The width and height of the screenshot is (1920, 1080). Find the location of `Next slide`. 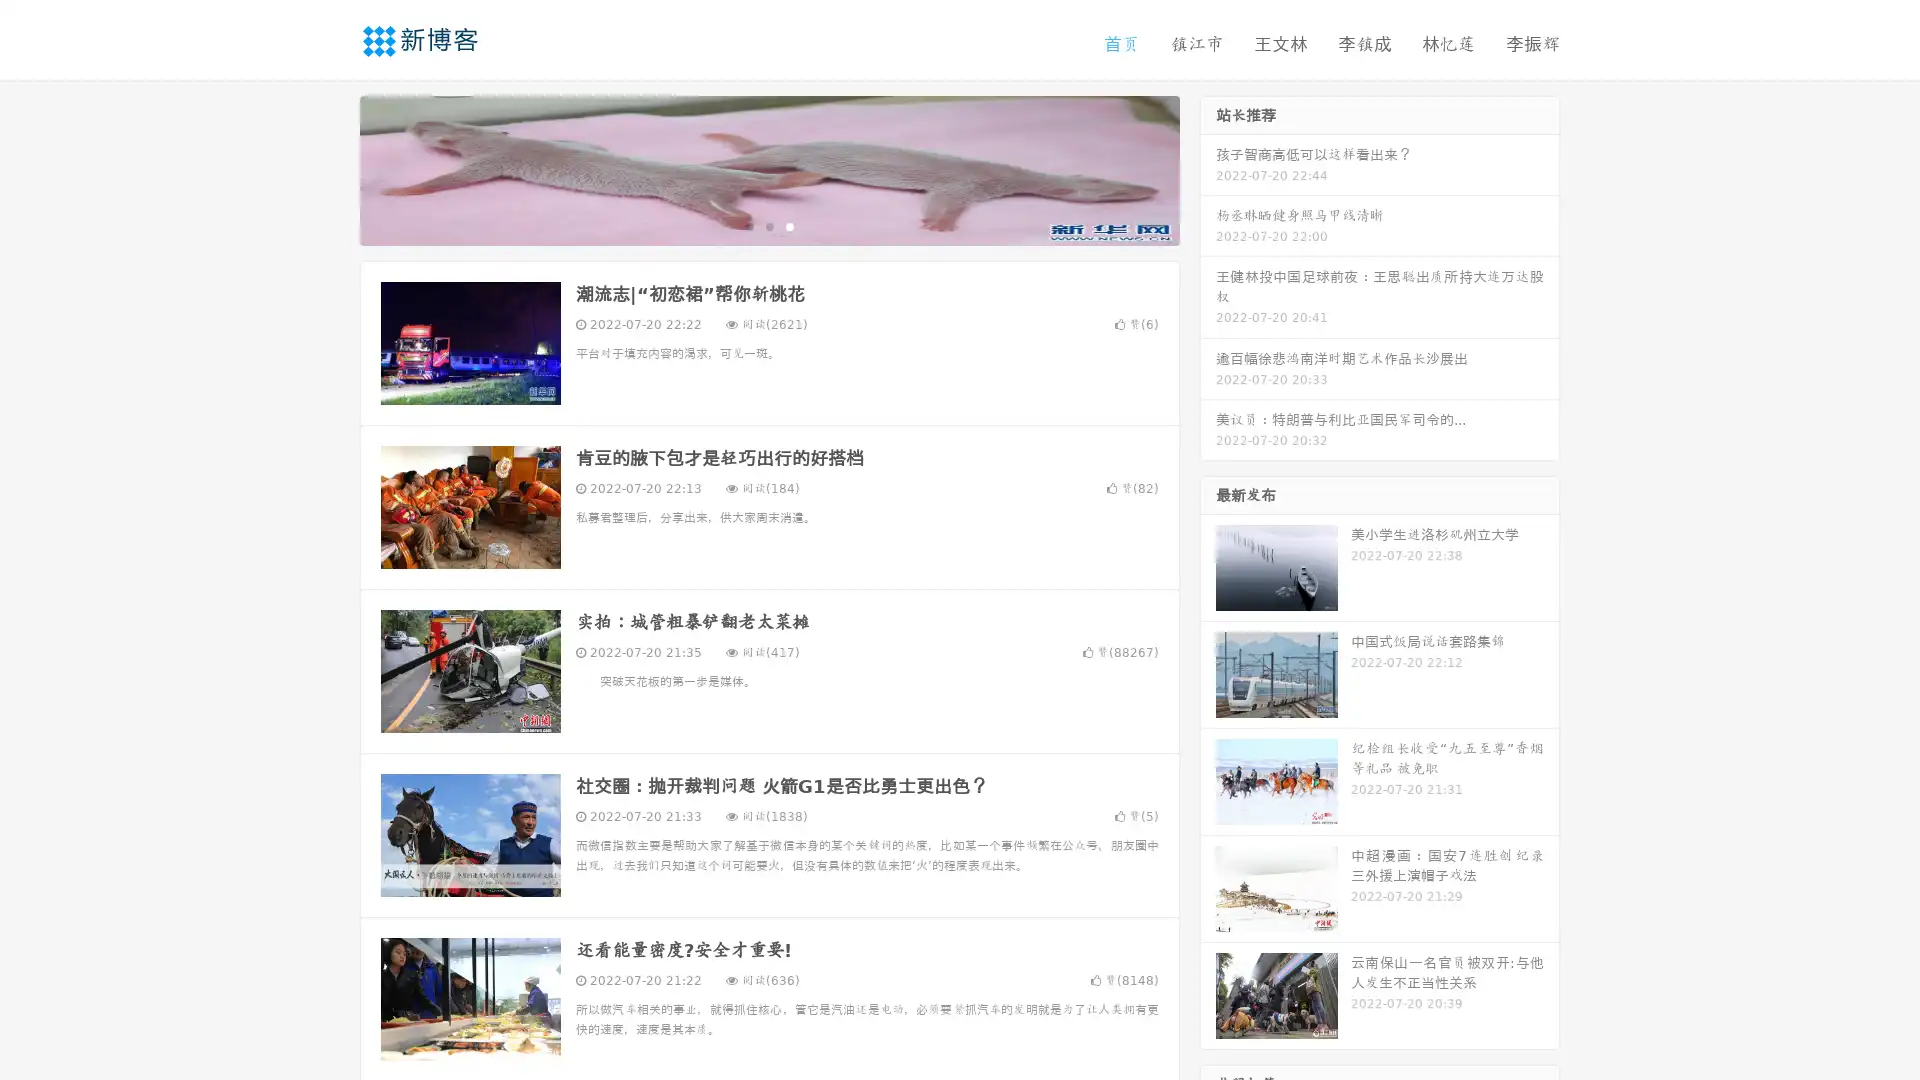

Next slide is located at coordinates (1208, 168).